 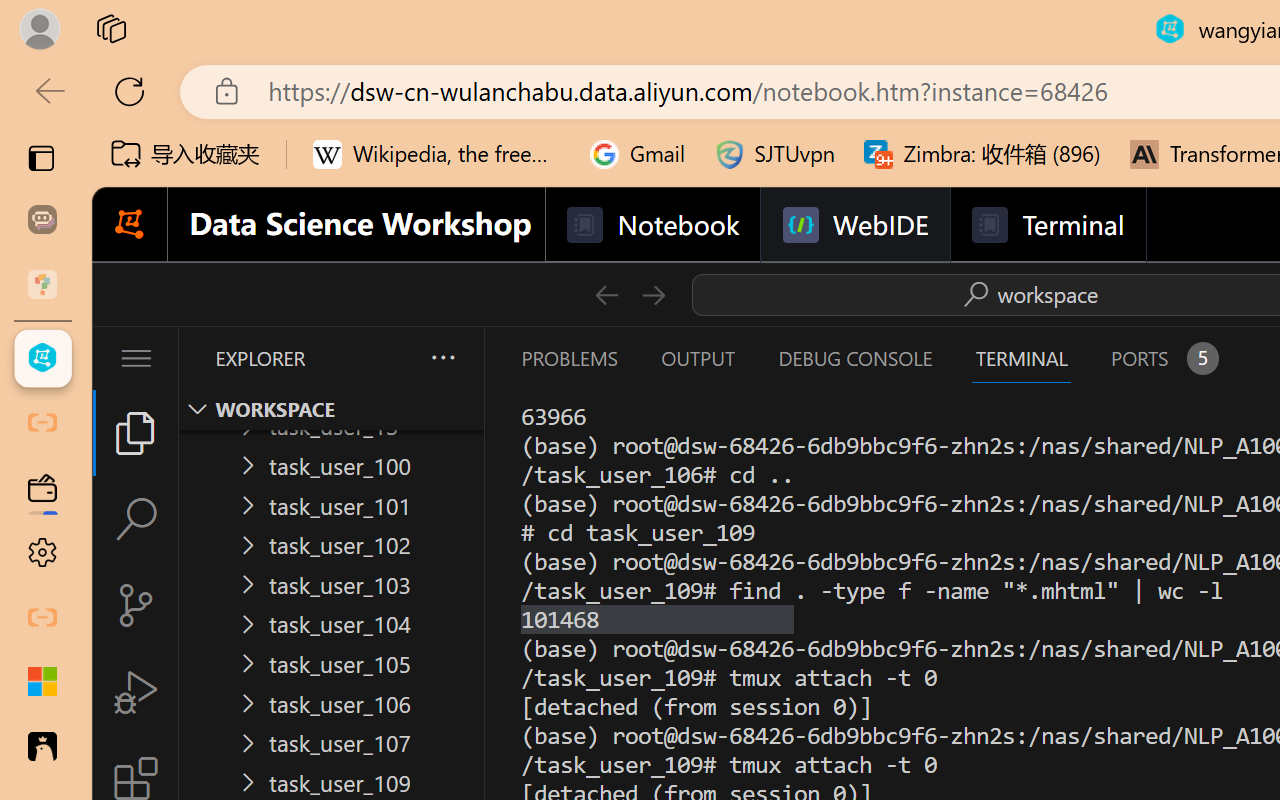 I want to click on 'WebIDE', so click(x=855, y=225).